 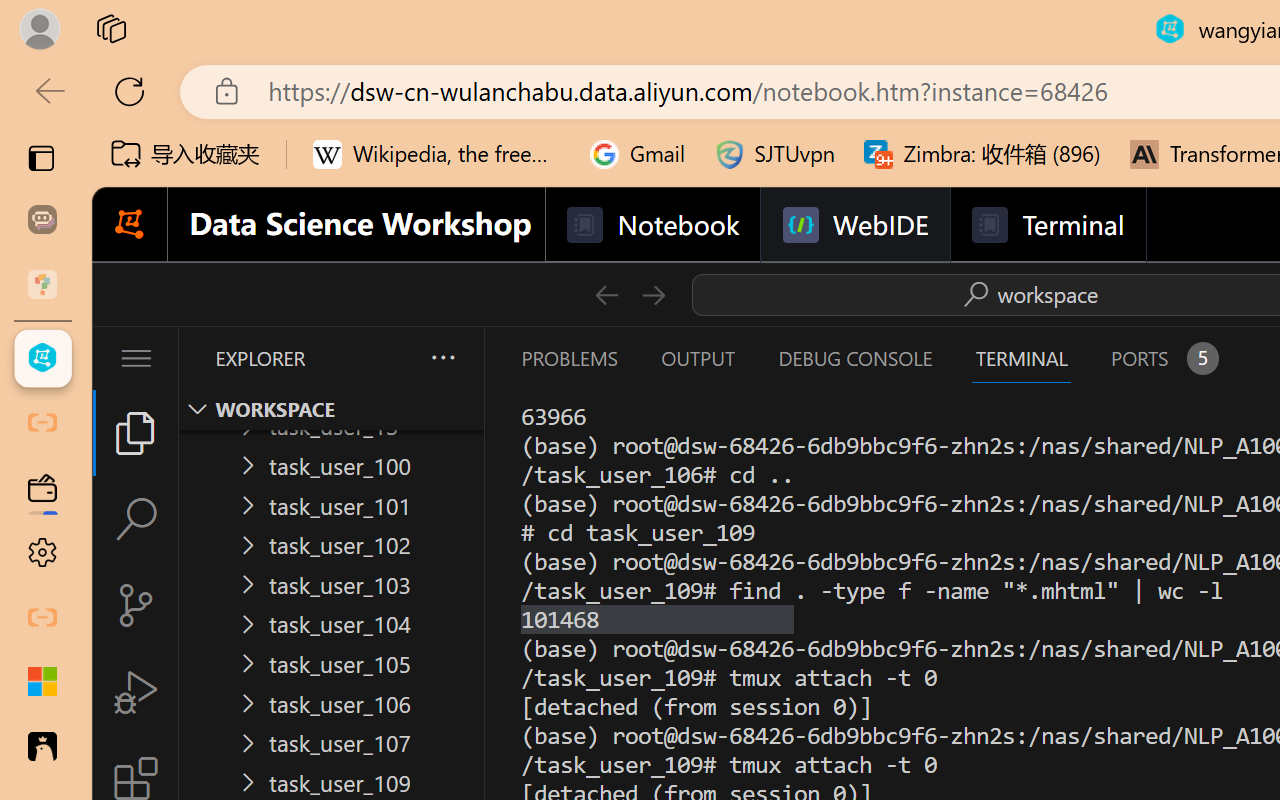 I want to click on 'WebIDE', so click(x=855, y=225).